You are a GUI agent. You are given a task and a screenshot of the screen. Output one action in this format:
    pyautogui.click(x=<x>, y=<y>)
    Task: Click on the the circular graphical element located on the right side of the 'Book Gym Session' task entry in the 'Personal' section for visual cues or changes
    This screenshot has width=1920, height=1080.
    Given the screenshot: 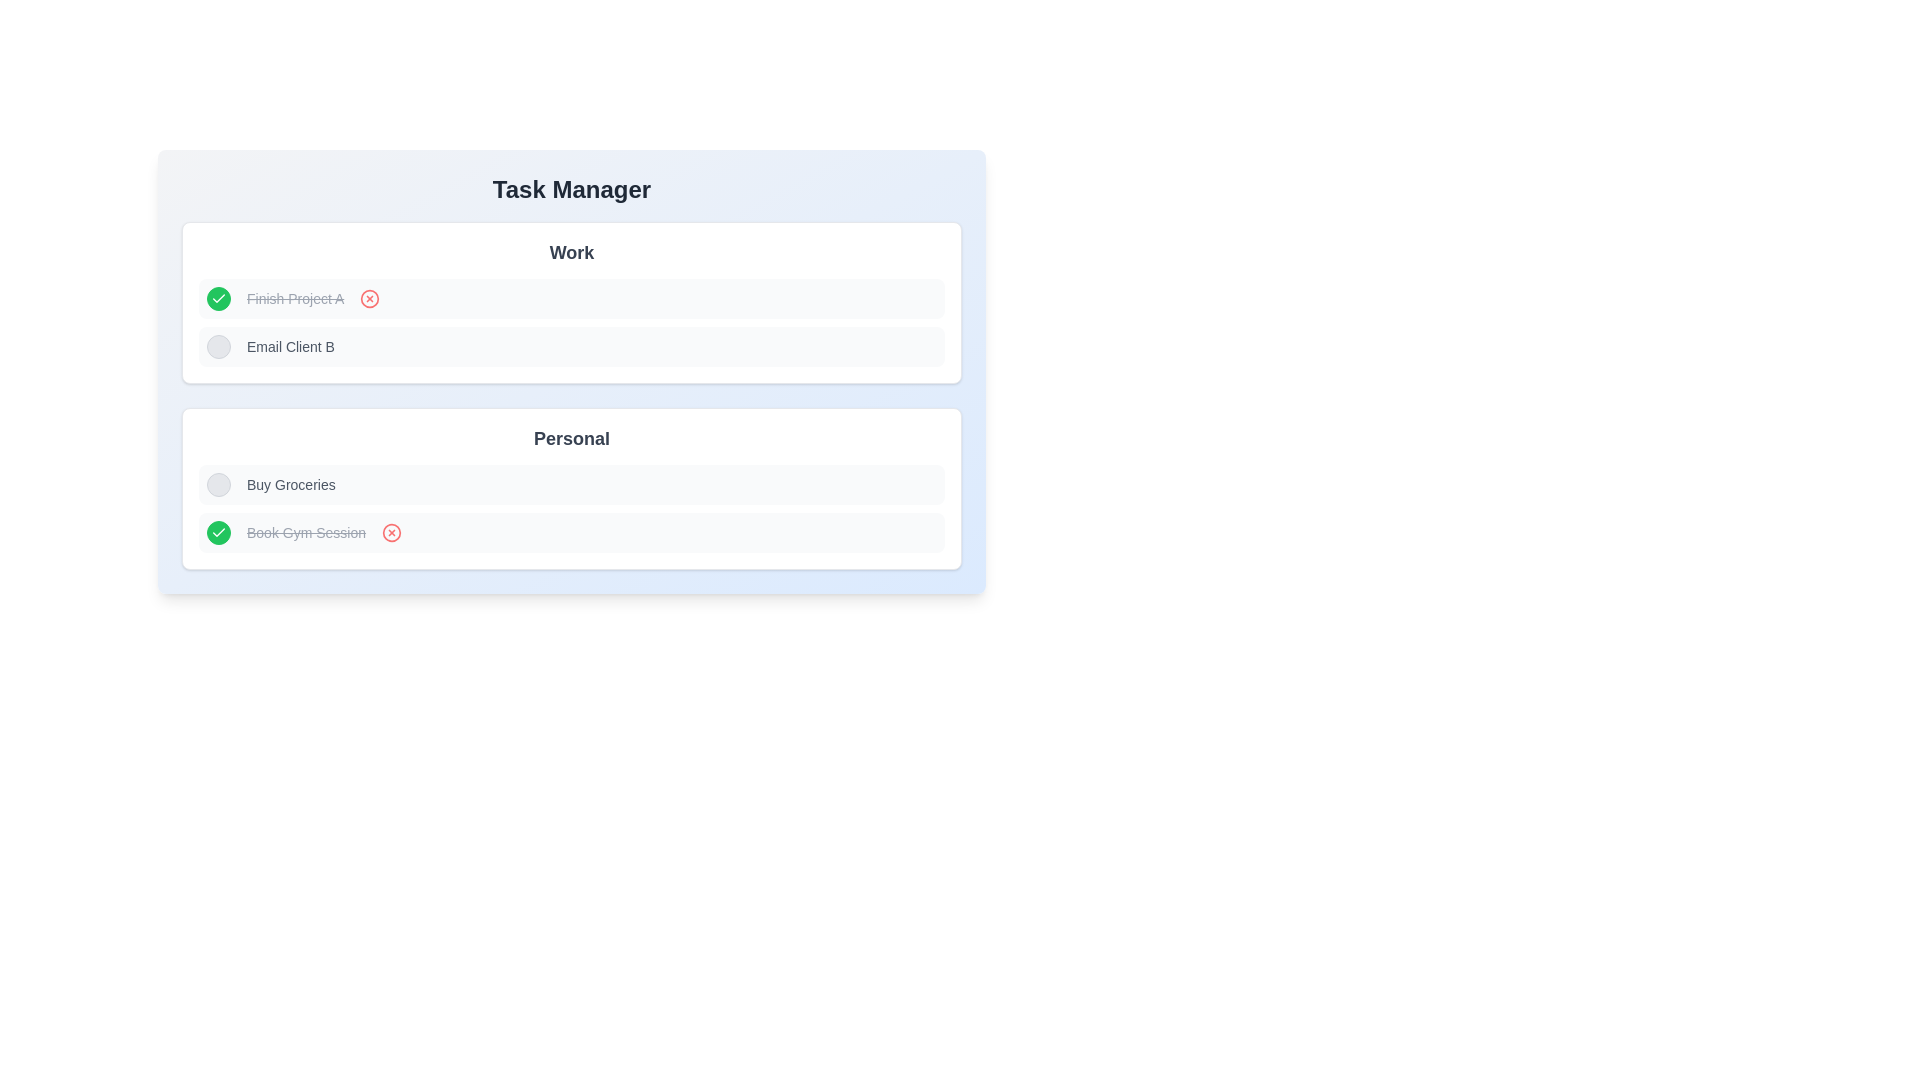 What is the action you would take?
    pyautogui.click(x=392, y=531)
    